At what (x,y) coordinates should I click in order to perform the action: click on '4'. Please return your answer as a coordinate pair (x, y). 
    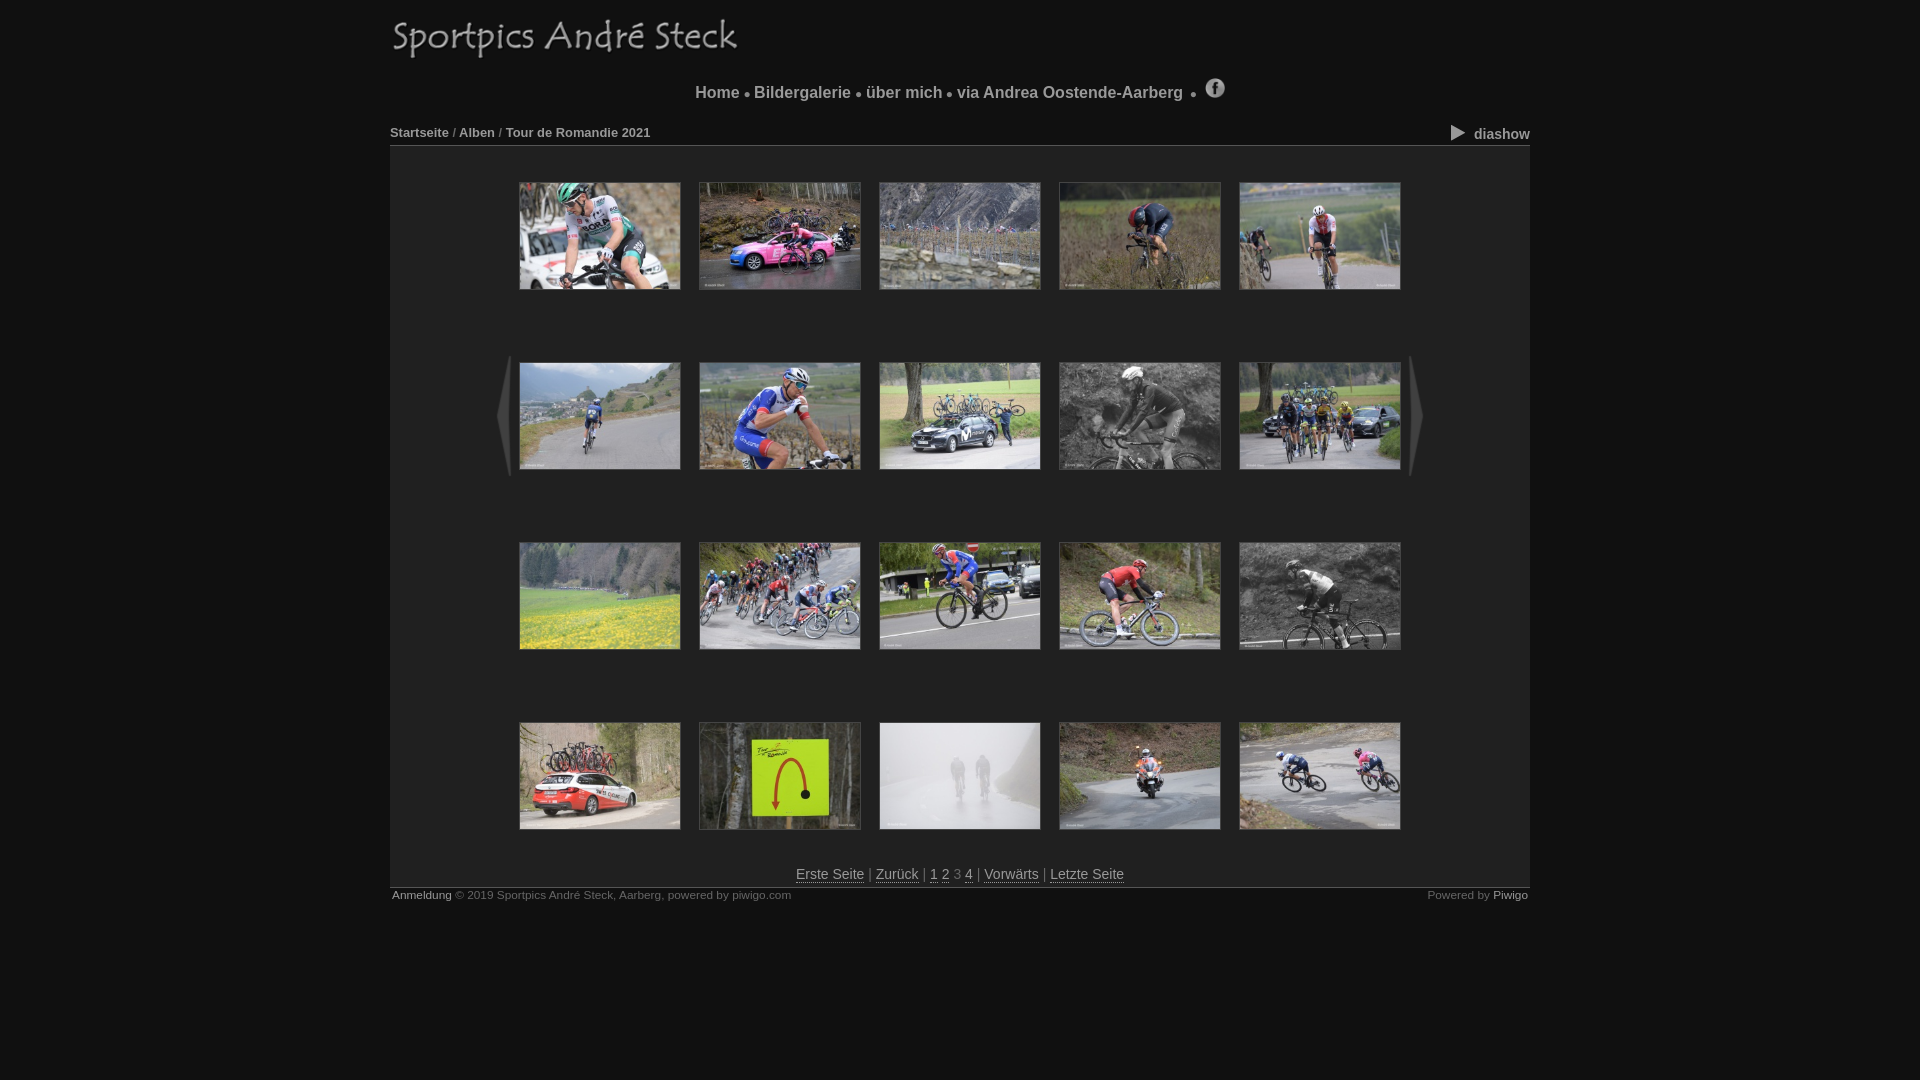
    Looking at the image, I should click on (964, 873).